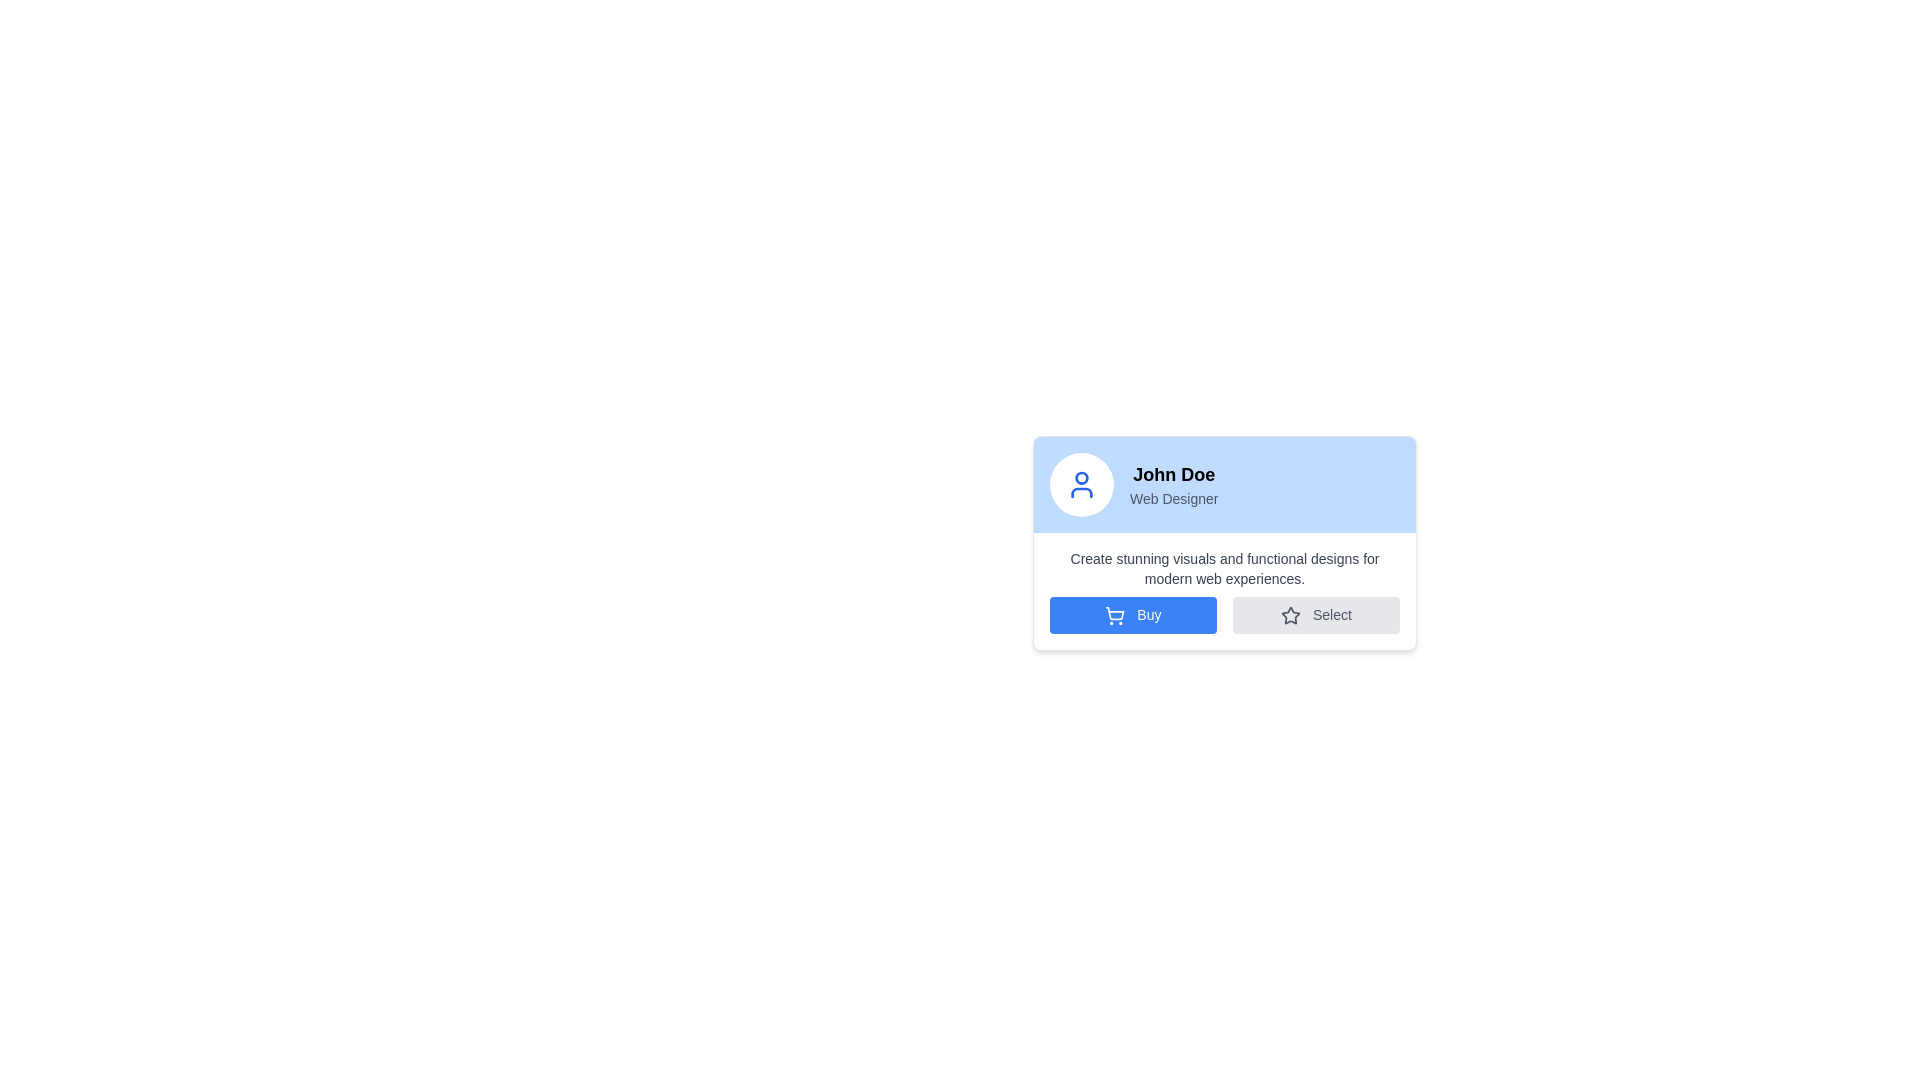 The image size is (1920, 1080). Describe the element at coordinates (1114, 615) in the screenshot. I see `shopping cart icon located within the blue 'Buy' button, which is positioned on the left side of the card's button group` at that location.